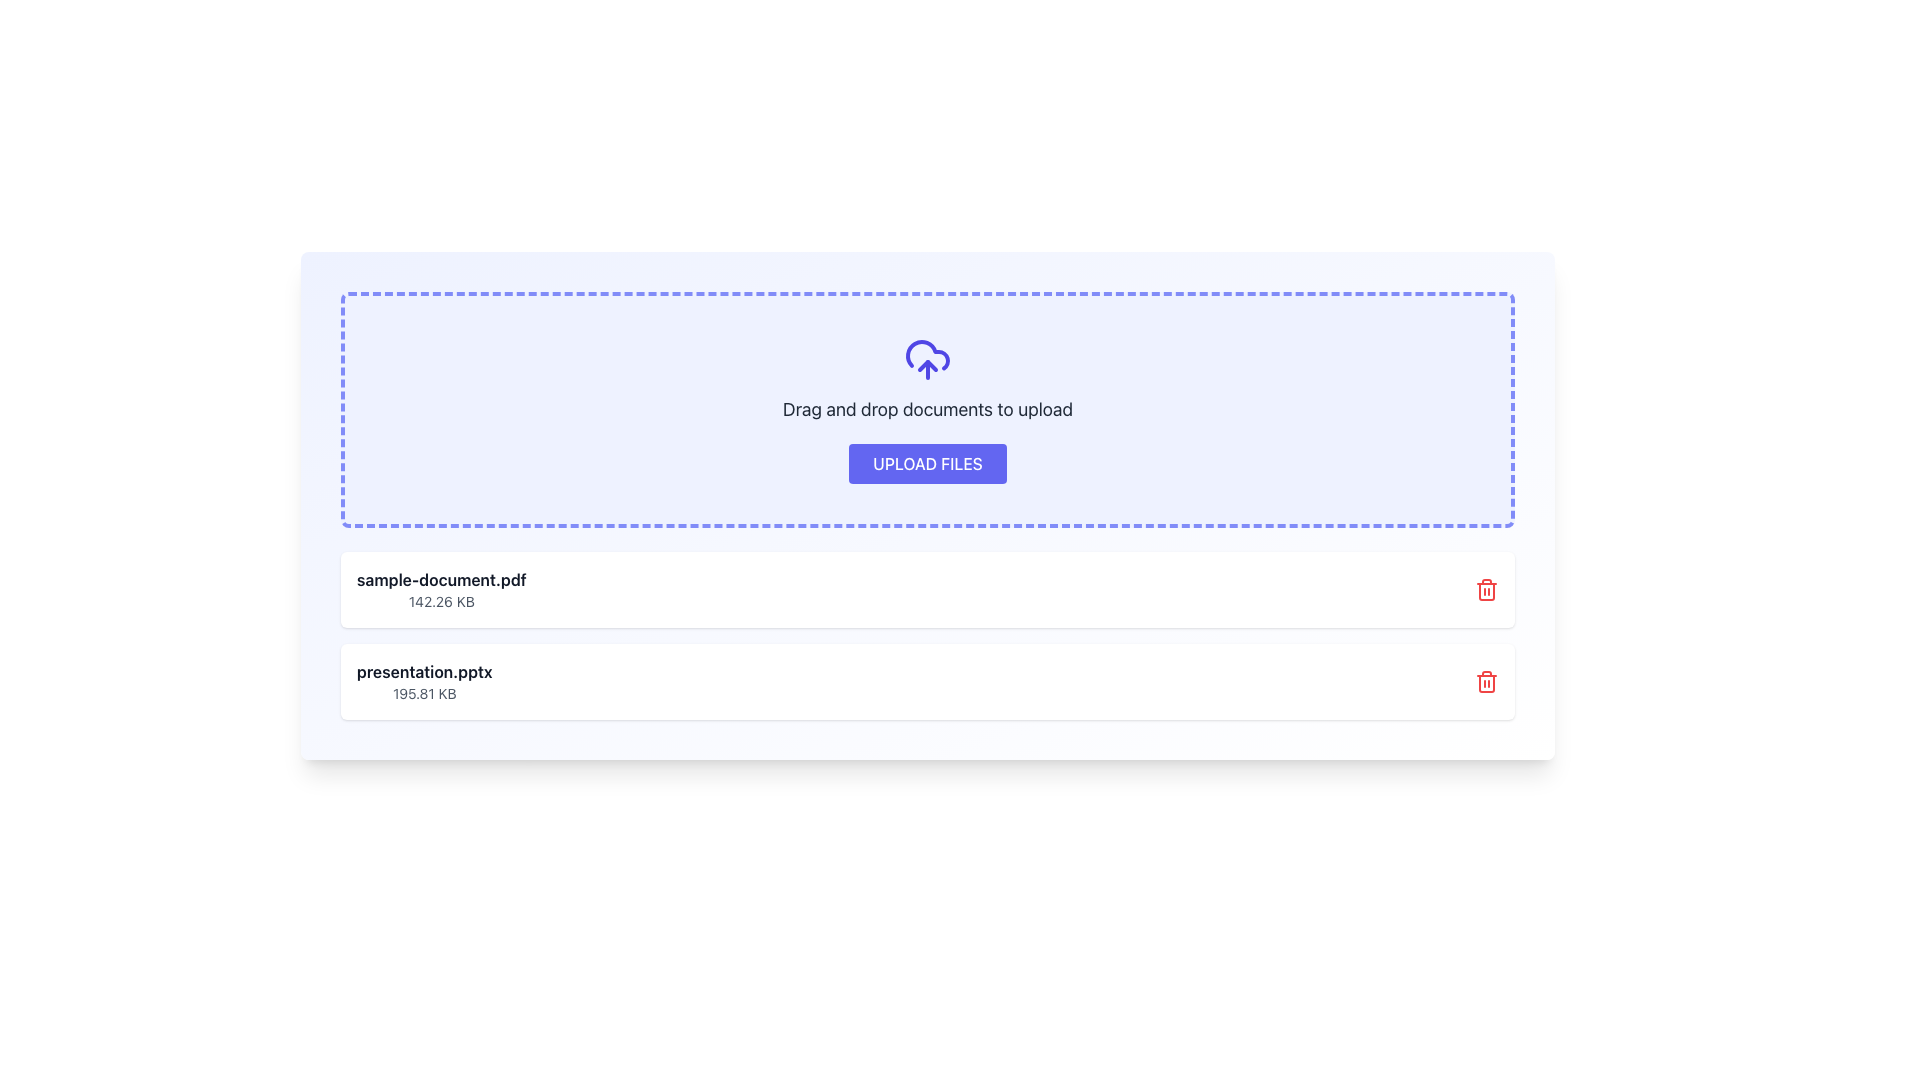  What do you see at coordinates (440, 600) in the screenshot?
I see `the text label displaying the file size '142.26 KB' located directly beneath 'sample-document.pdf'` at bounding box center [440, 600].